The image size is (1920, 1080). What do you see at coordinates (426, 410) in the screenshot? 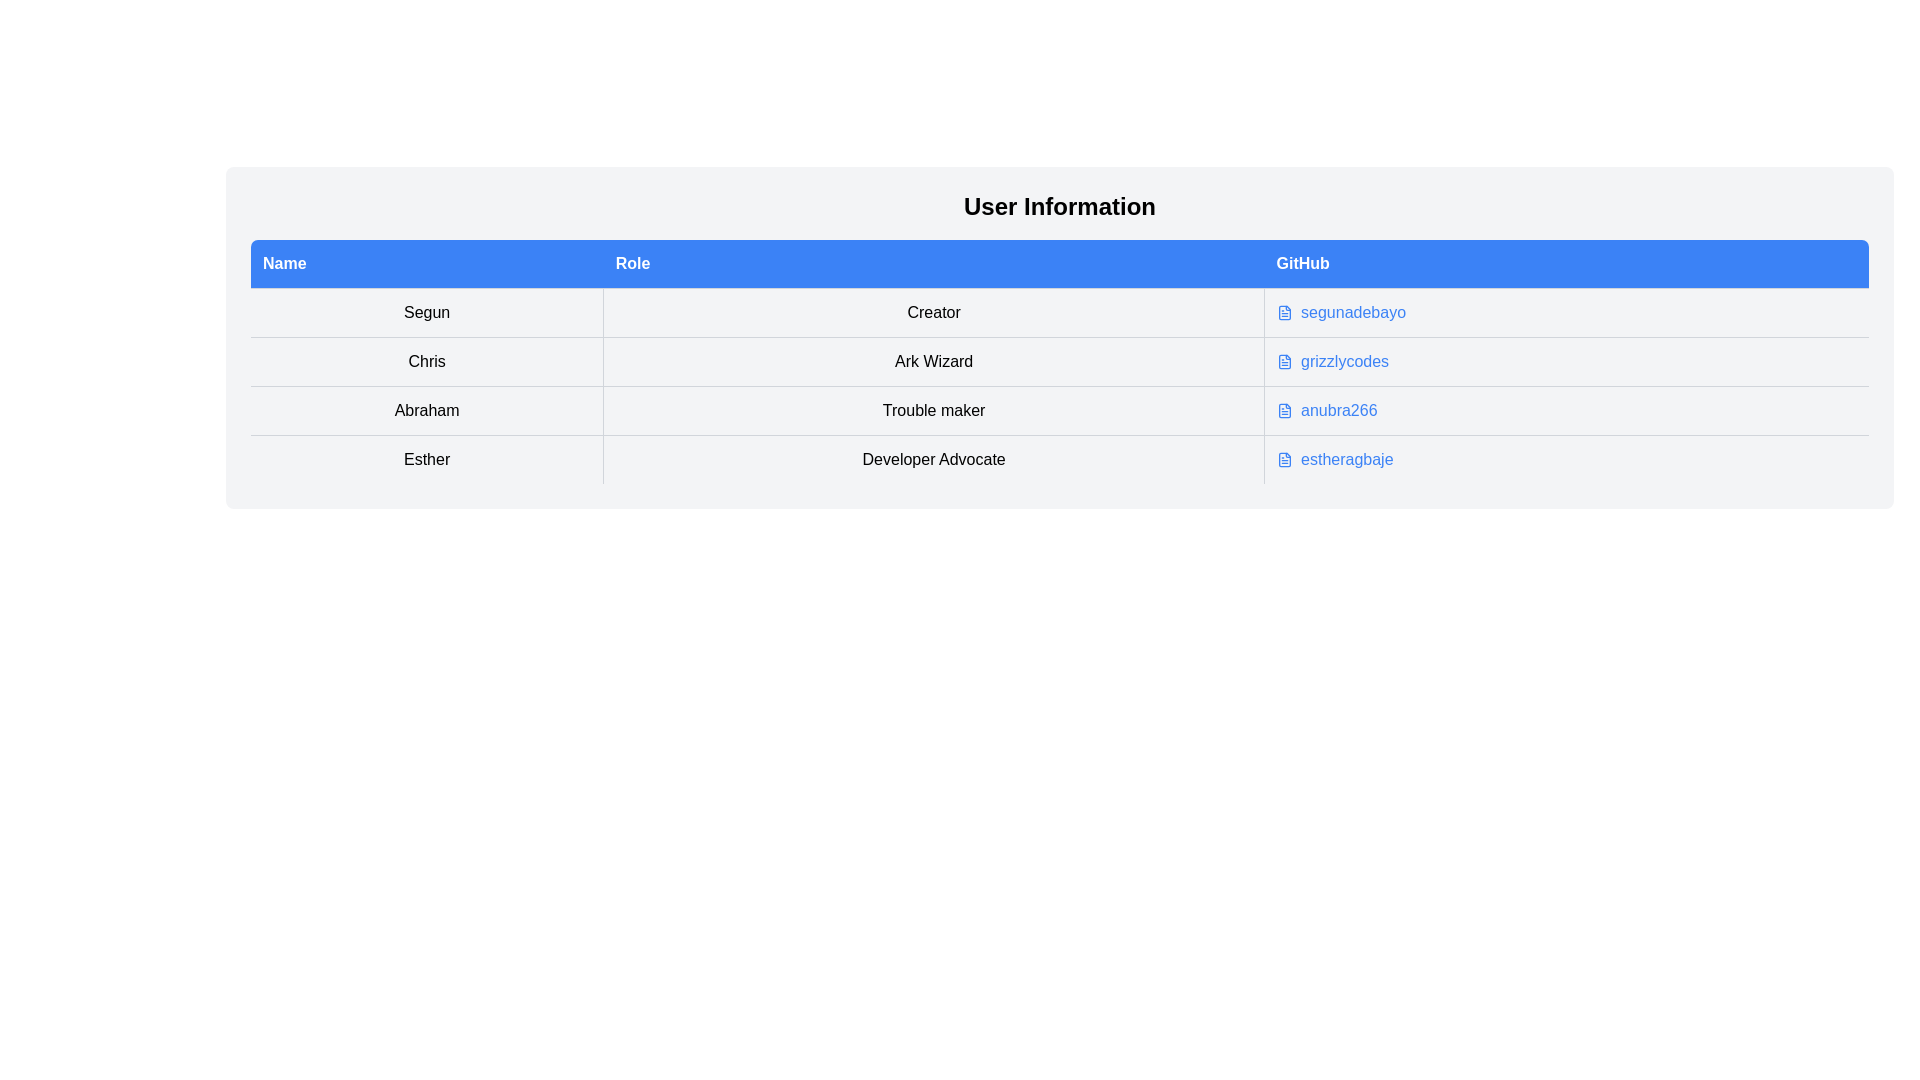
I see `the text field displaying 'Abraham', which is the first cell of the third row in a table view under the 'Name' column` at bounding box center [426, 410].